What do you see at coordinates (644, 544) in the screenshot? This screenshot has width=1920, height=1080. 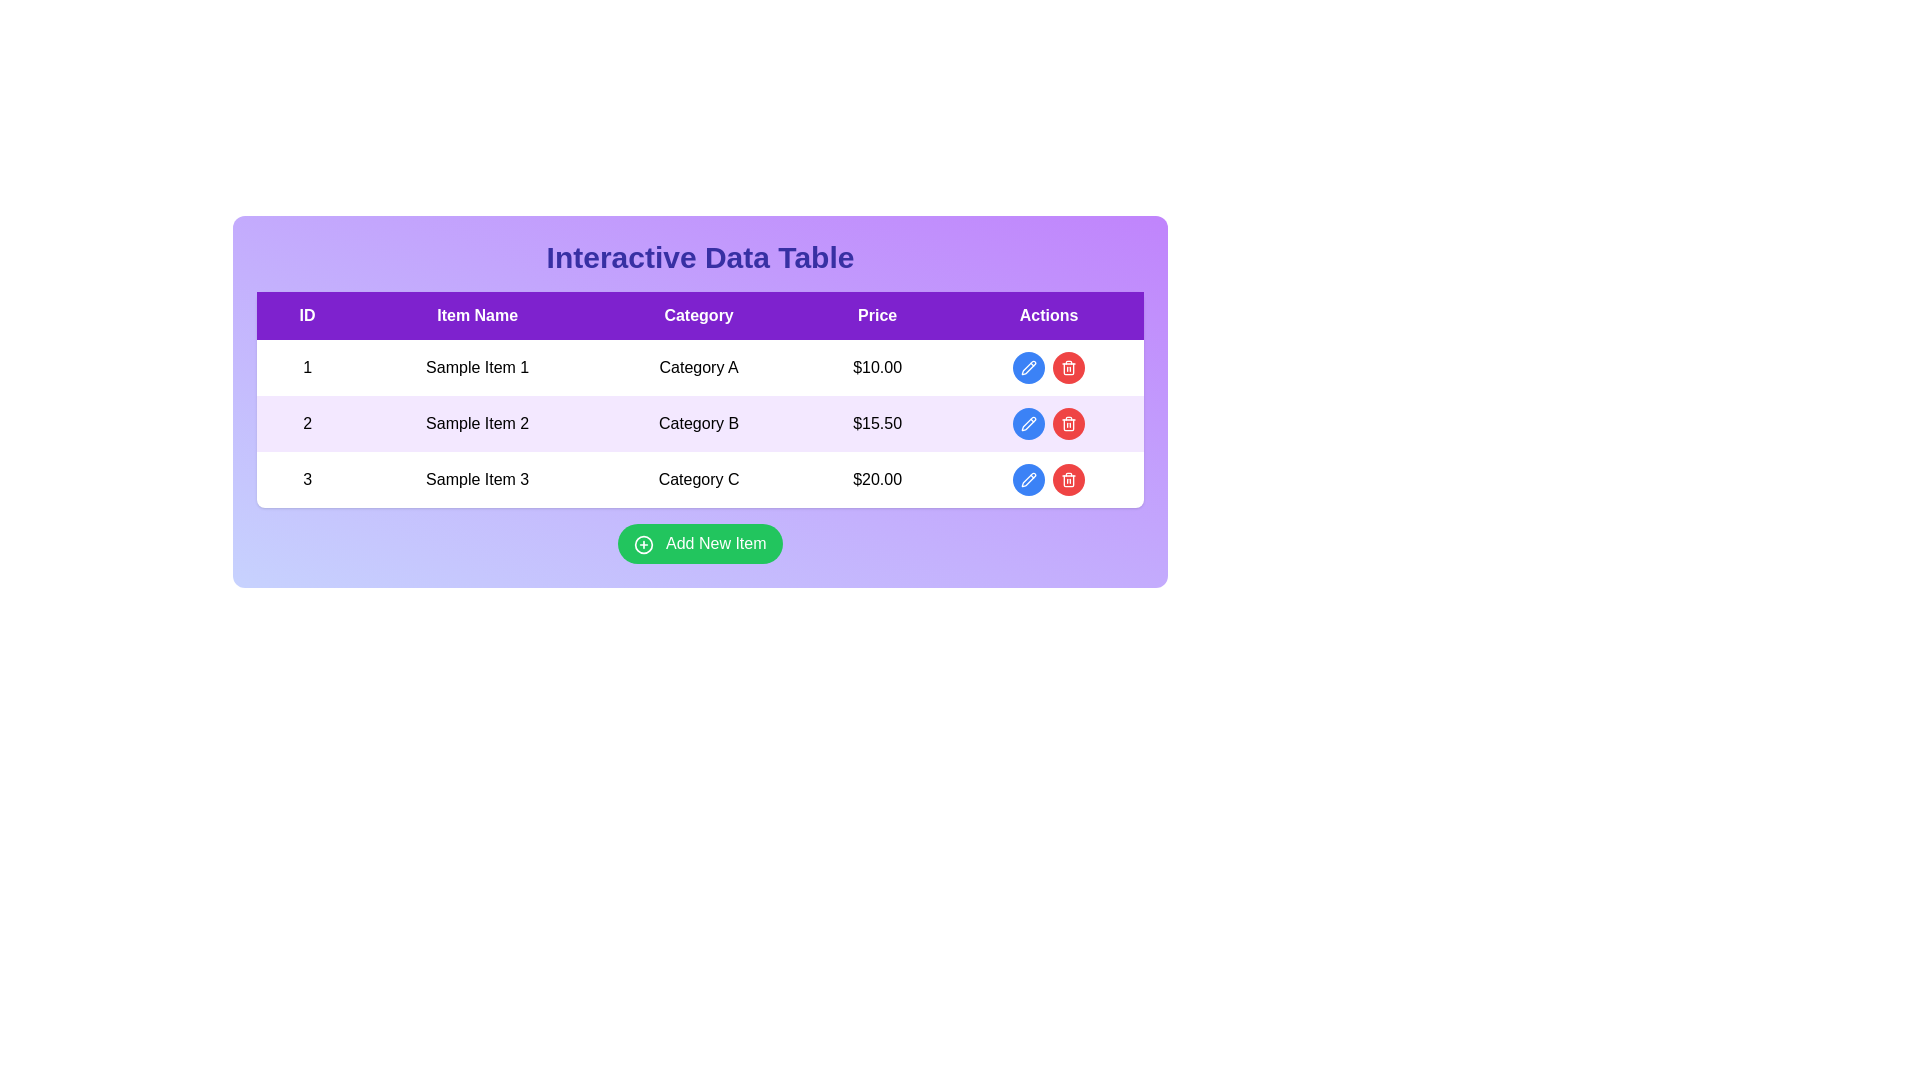 I see `the decorative role of the 'circle plus' icon within the 'Add New Item' button by clicking on it` at bounding box center [644, 544].